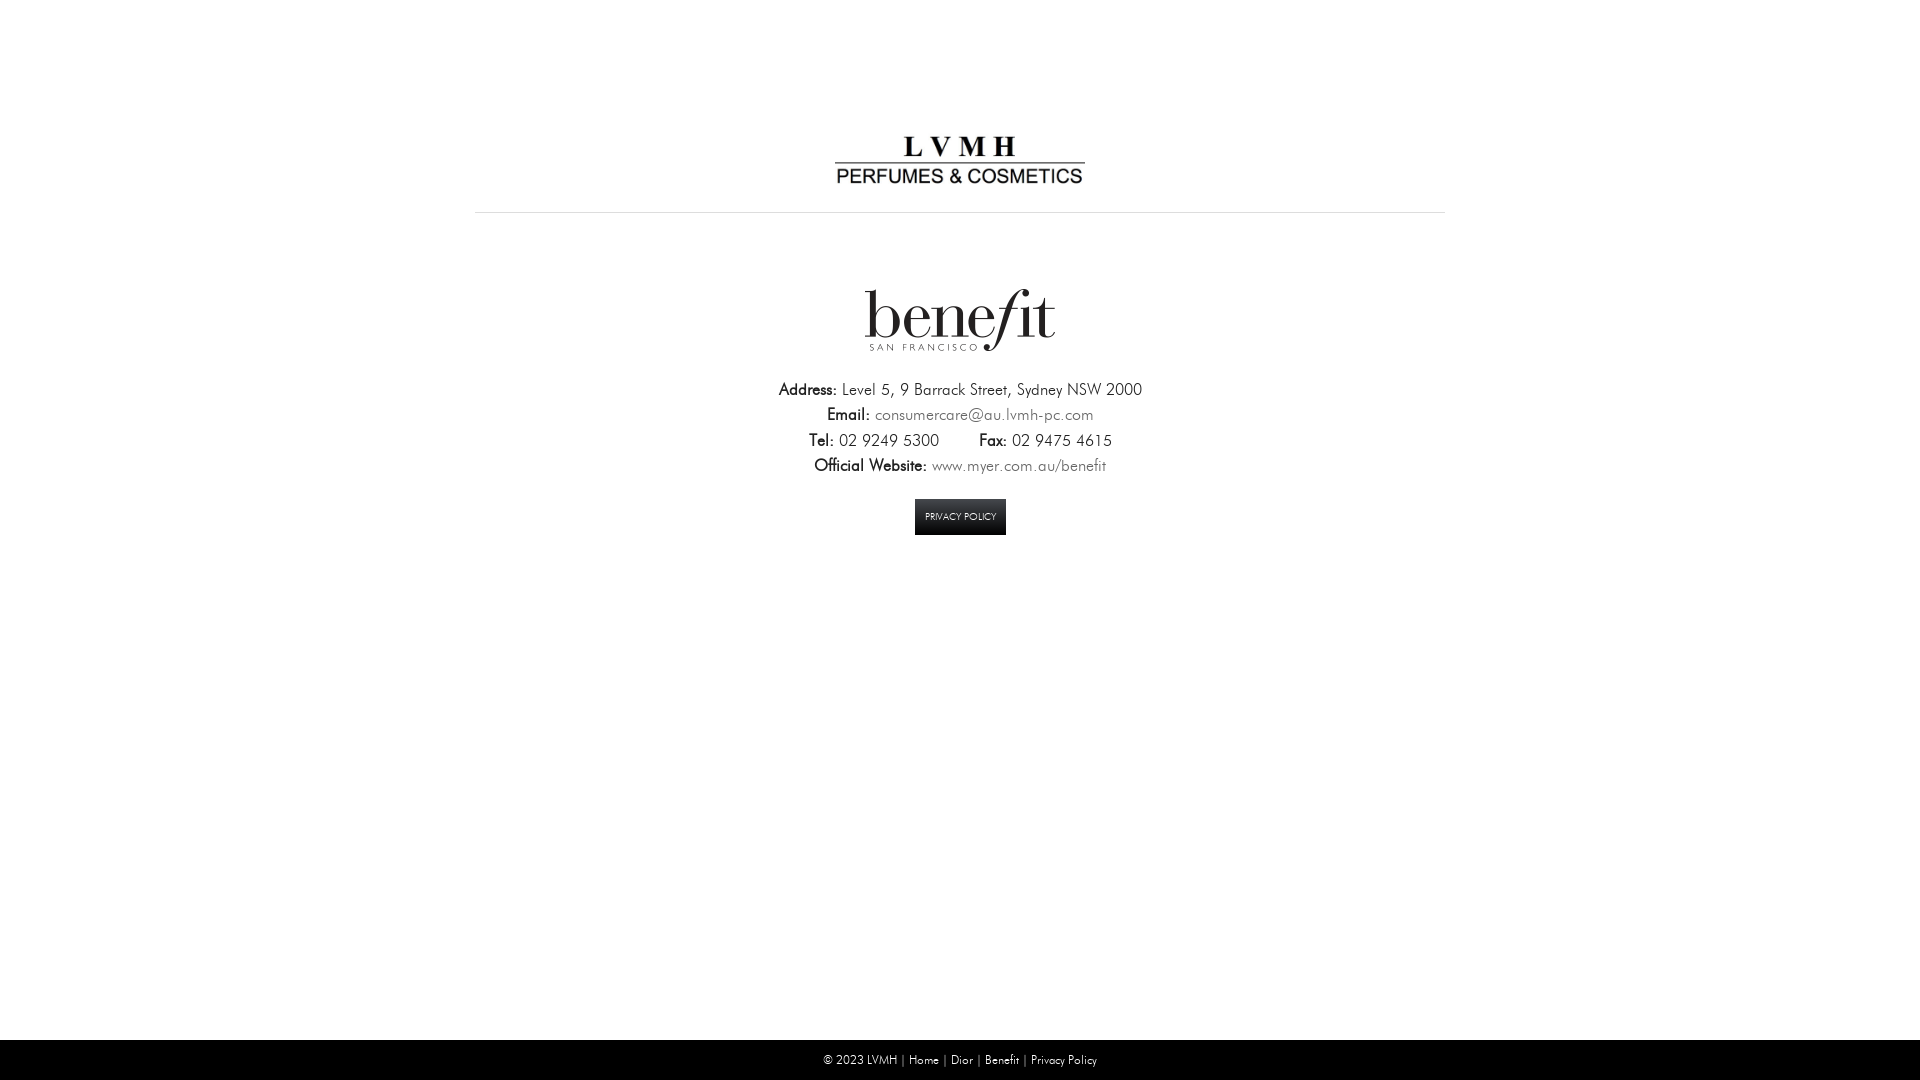 Image resolution: width=1920 pixels, height=1080 pixels. I want to click on 'PRIVACY POLICY', so click(912, 515).